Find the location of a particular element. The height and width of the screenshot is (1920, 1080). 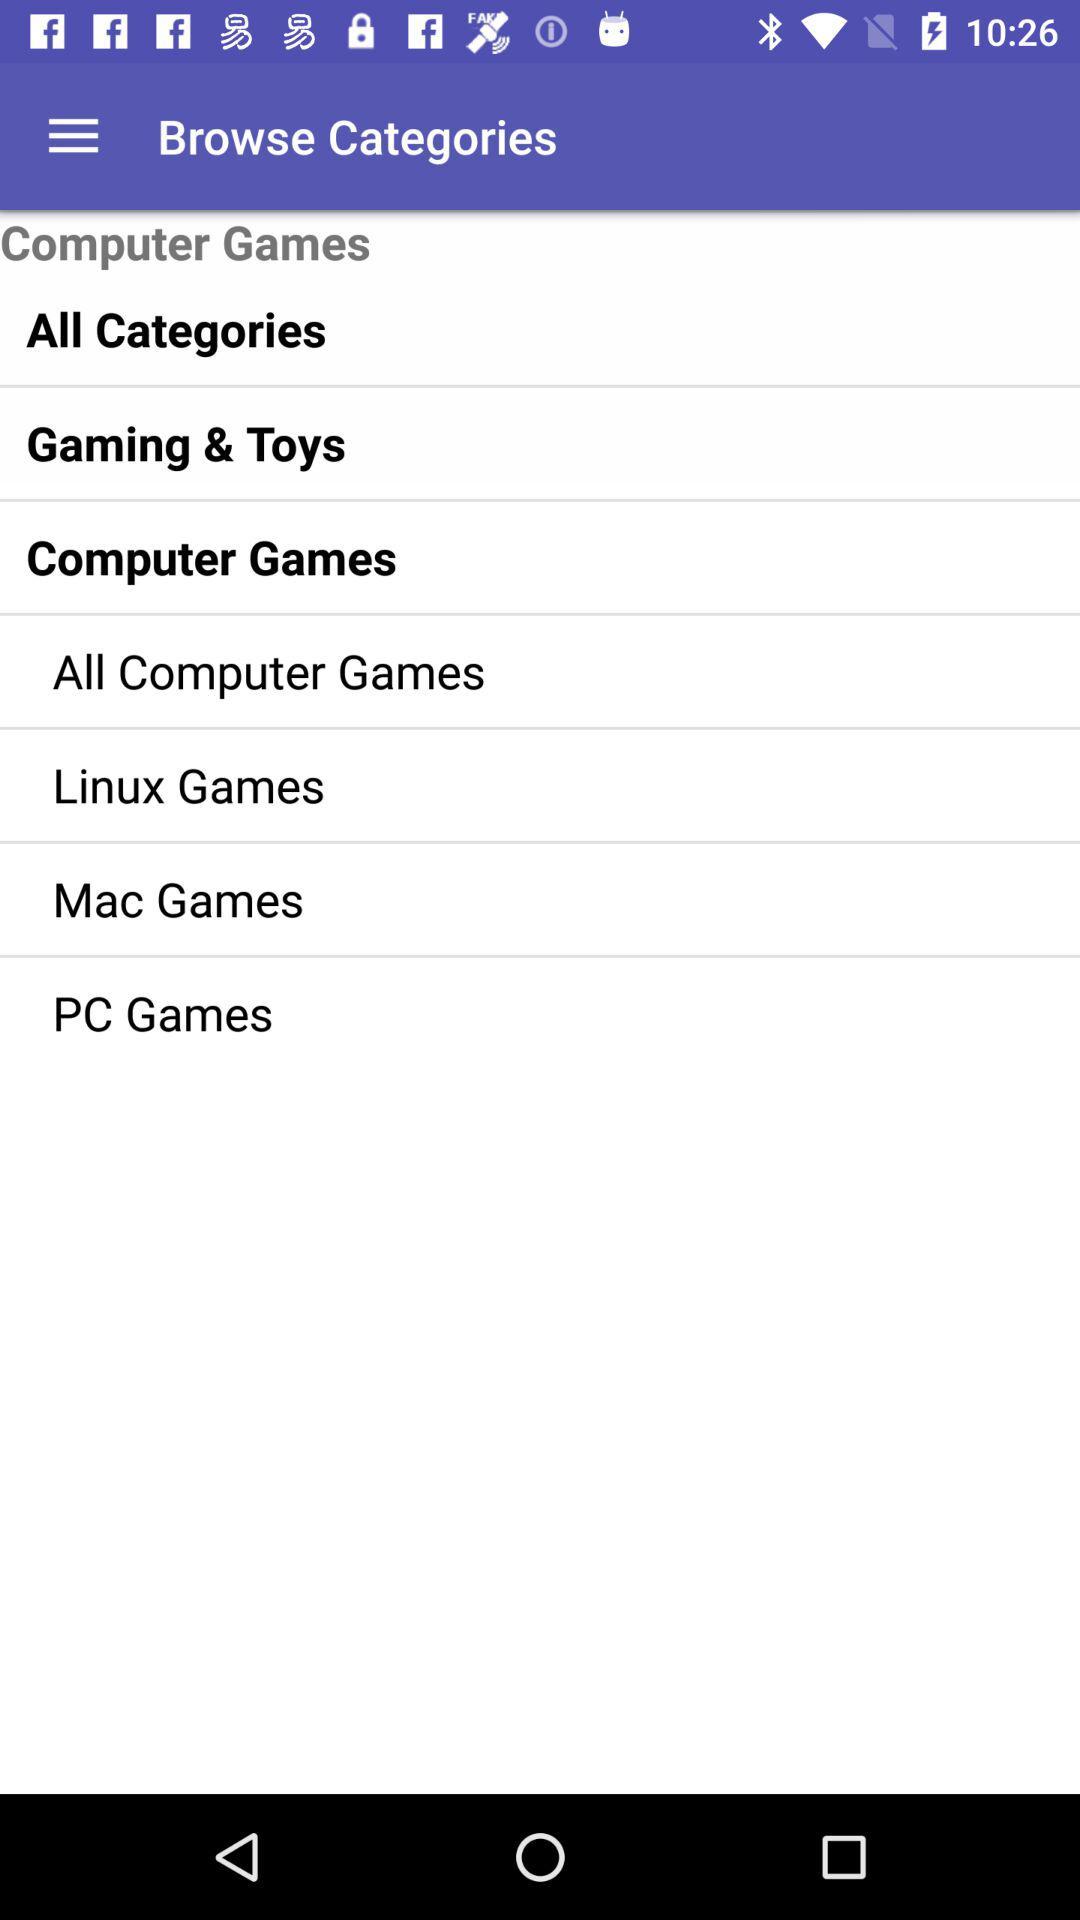

the gaming & toys icon is located at coordinates (496, 441).